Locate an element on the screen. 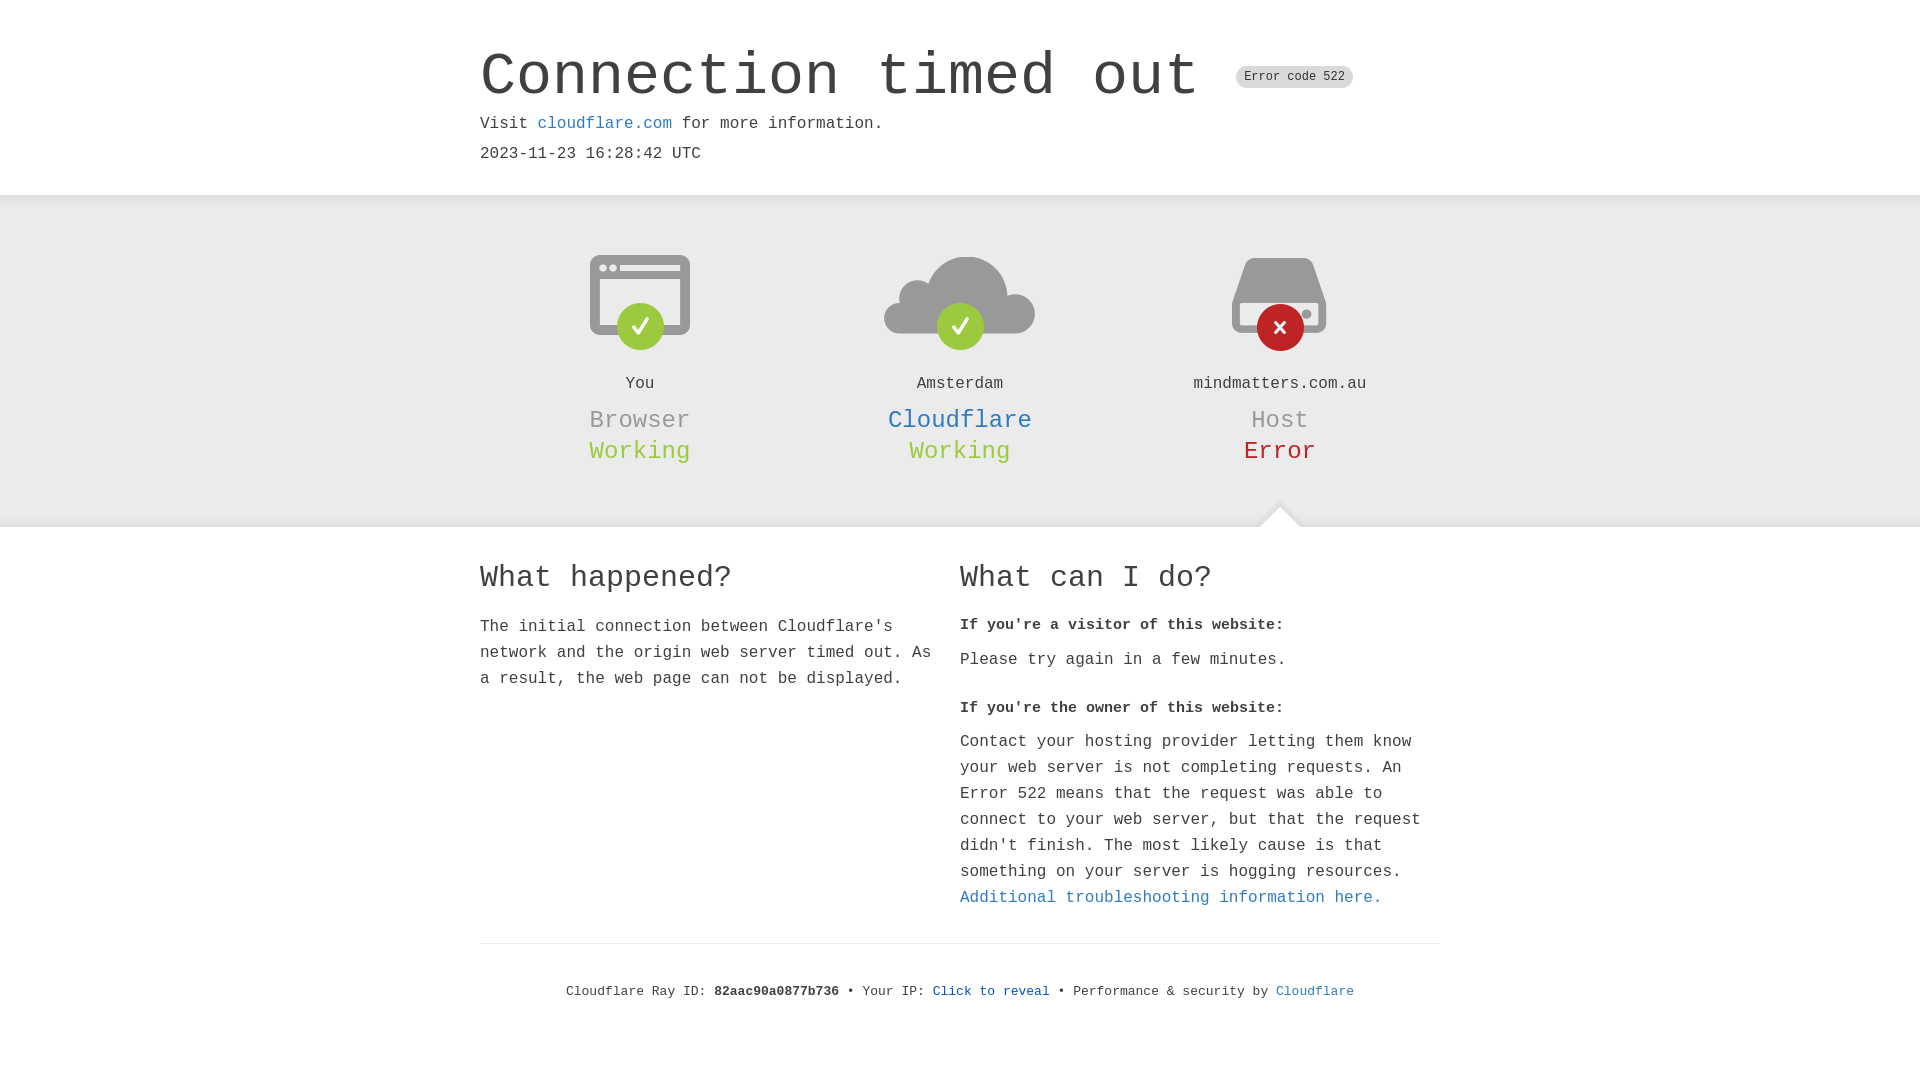 The width and height of the screenshot is (1920, 1080). 'Cloudflare' is located at coordinates (960, 419).